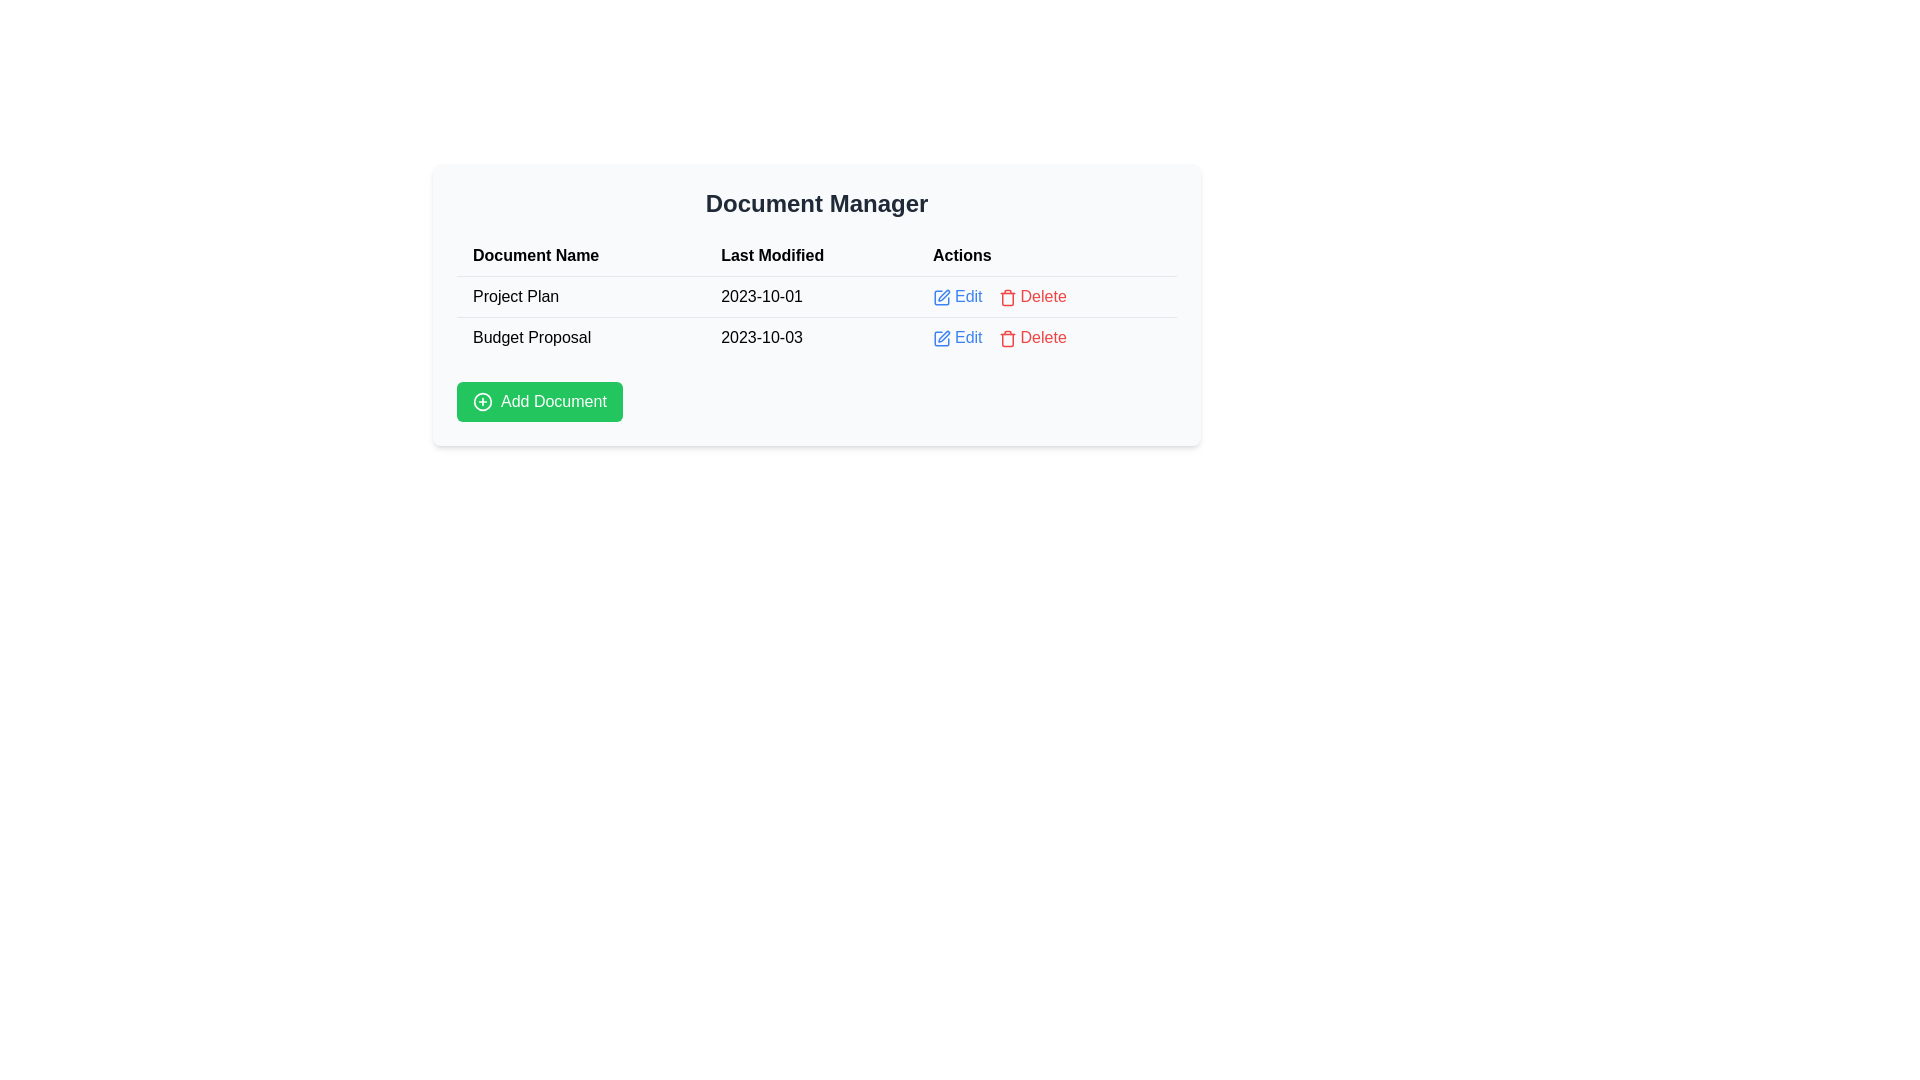  Describe the element at coordinates (483, 401) in the screenshot. I see `the circular outline element that is centrally located within the 'Add Document' button, which is designed with a clean stroke and no fill color, forming part of a 'plus' sign` at that location.